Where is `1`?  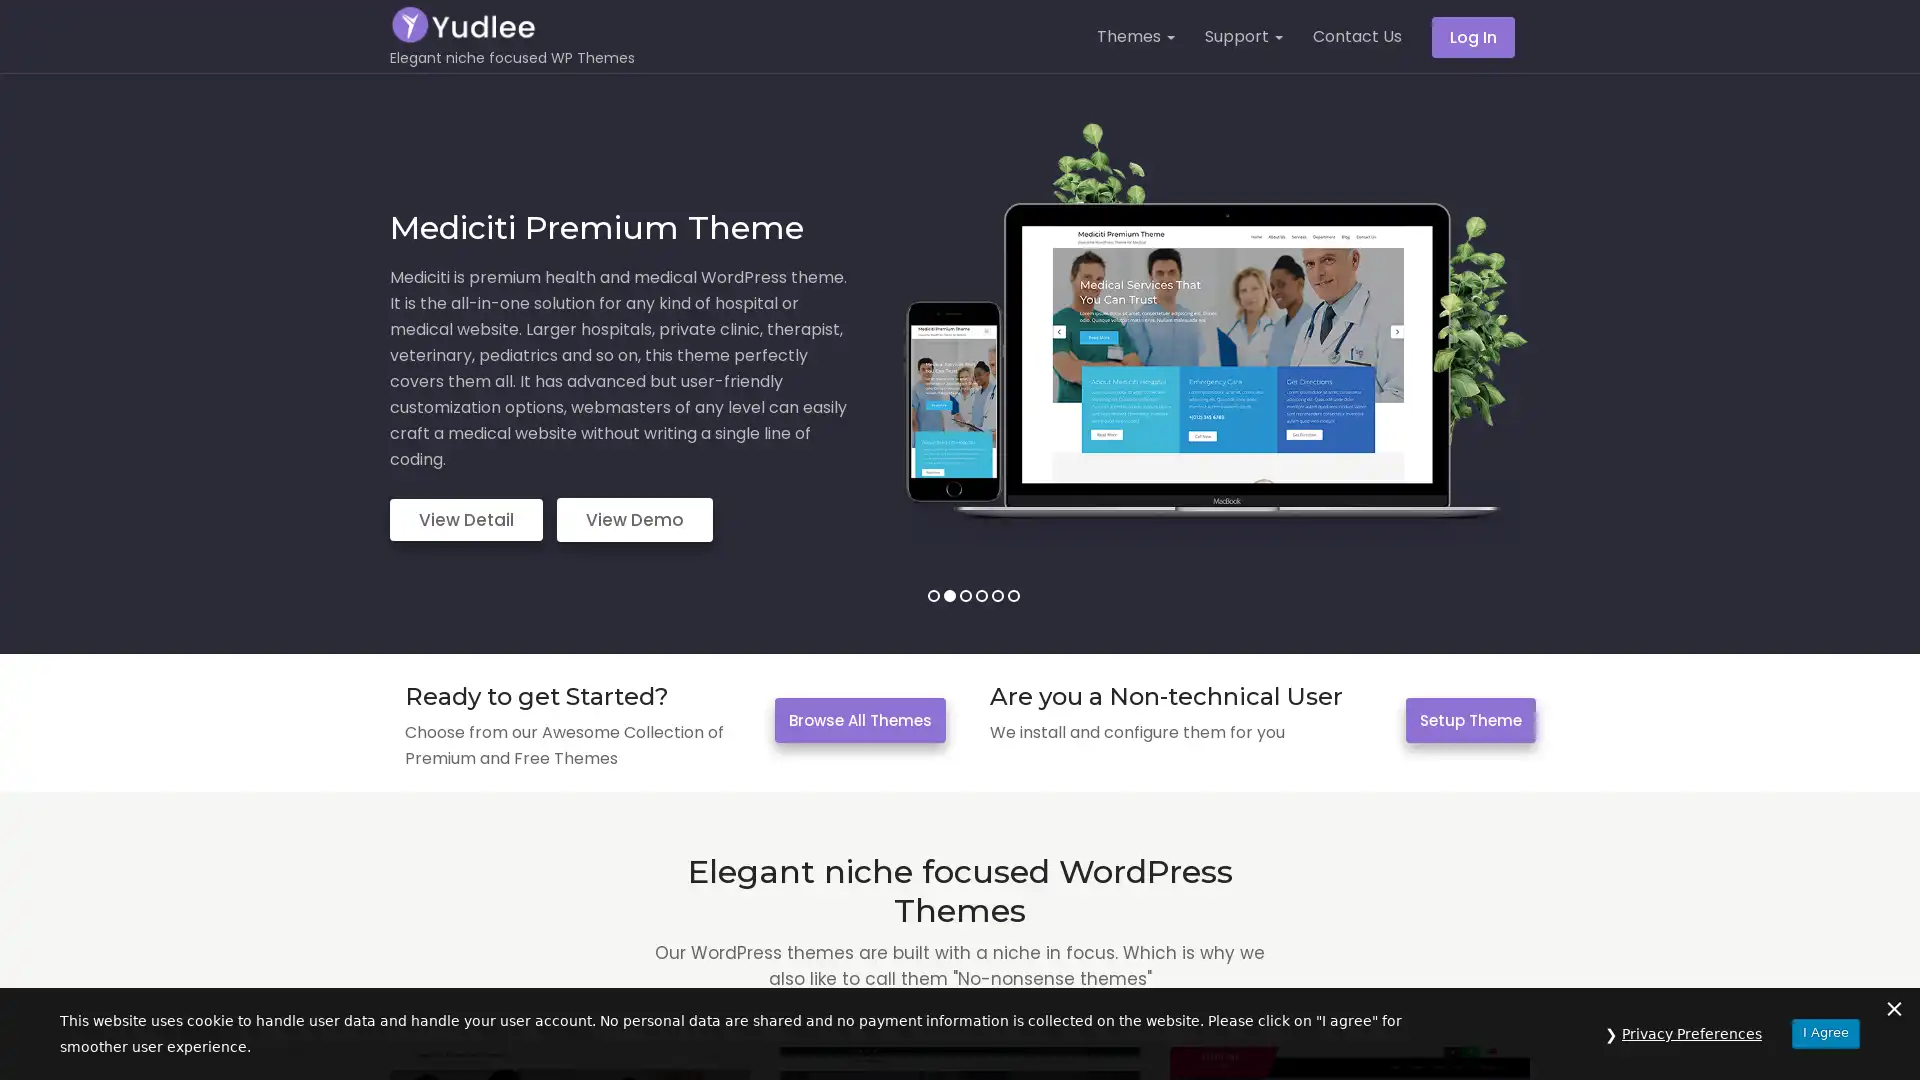
1 is located at coordinates (931, 595).